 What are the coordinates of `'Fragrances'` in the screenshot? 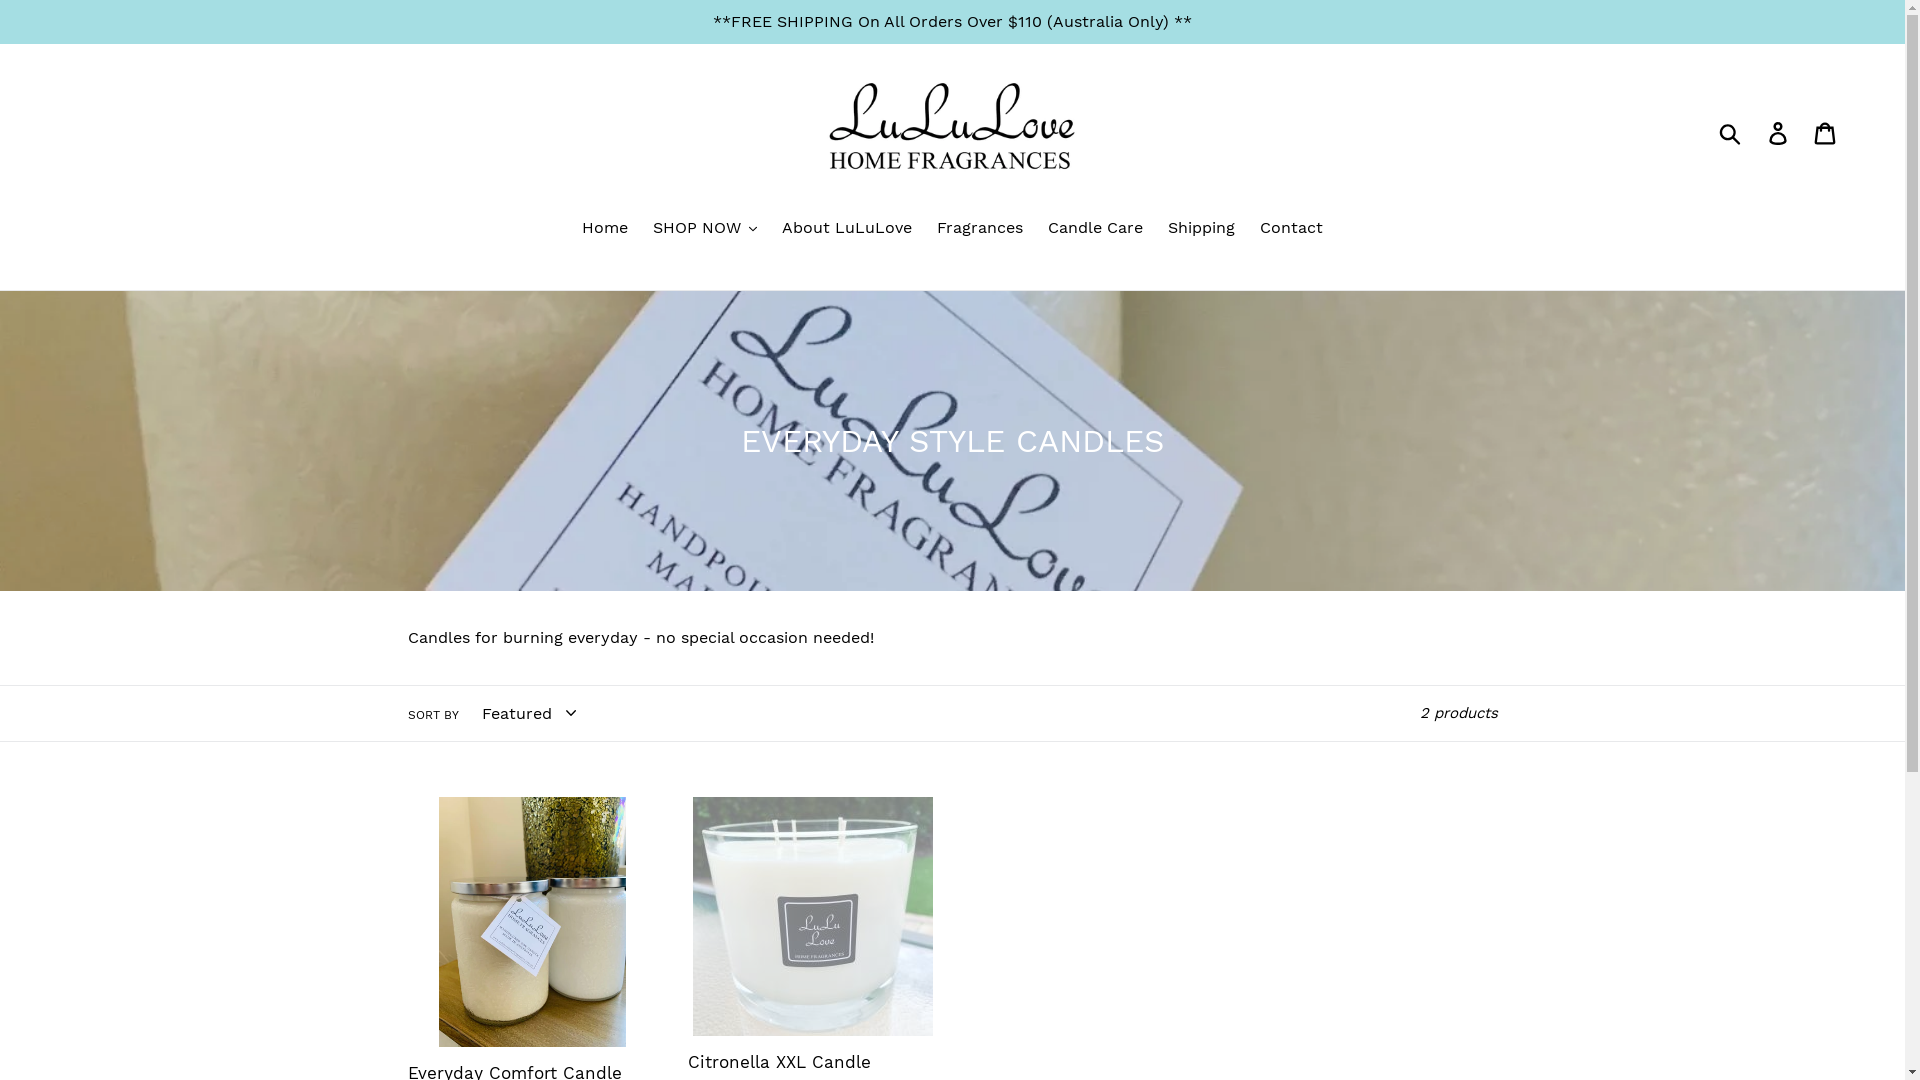 It's located at (979, 228).